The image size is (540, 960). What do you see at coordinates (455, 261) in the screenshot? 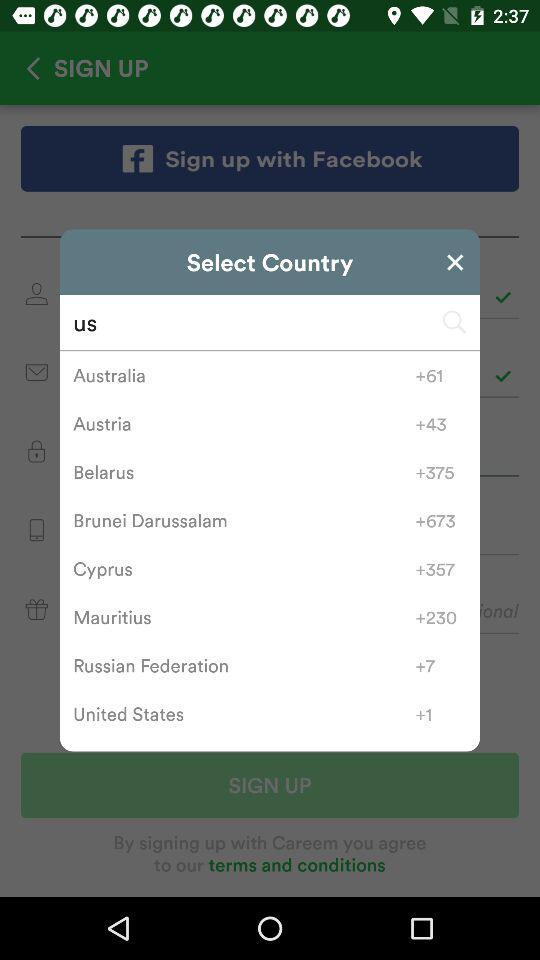
I see `item next to select country` at bounding box center [455, 261].